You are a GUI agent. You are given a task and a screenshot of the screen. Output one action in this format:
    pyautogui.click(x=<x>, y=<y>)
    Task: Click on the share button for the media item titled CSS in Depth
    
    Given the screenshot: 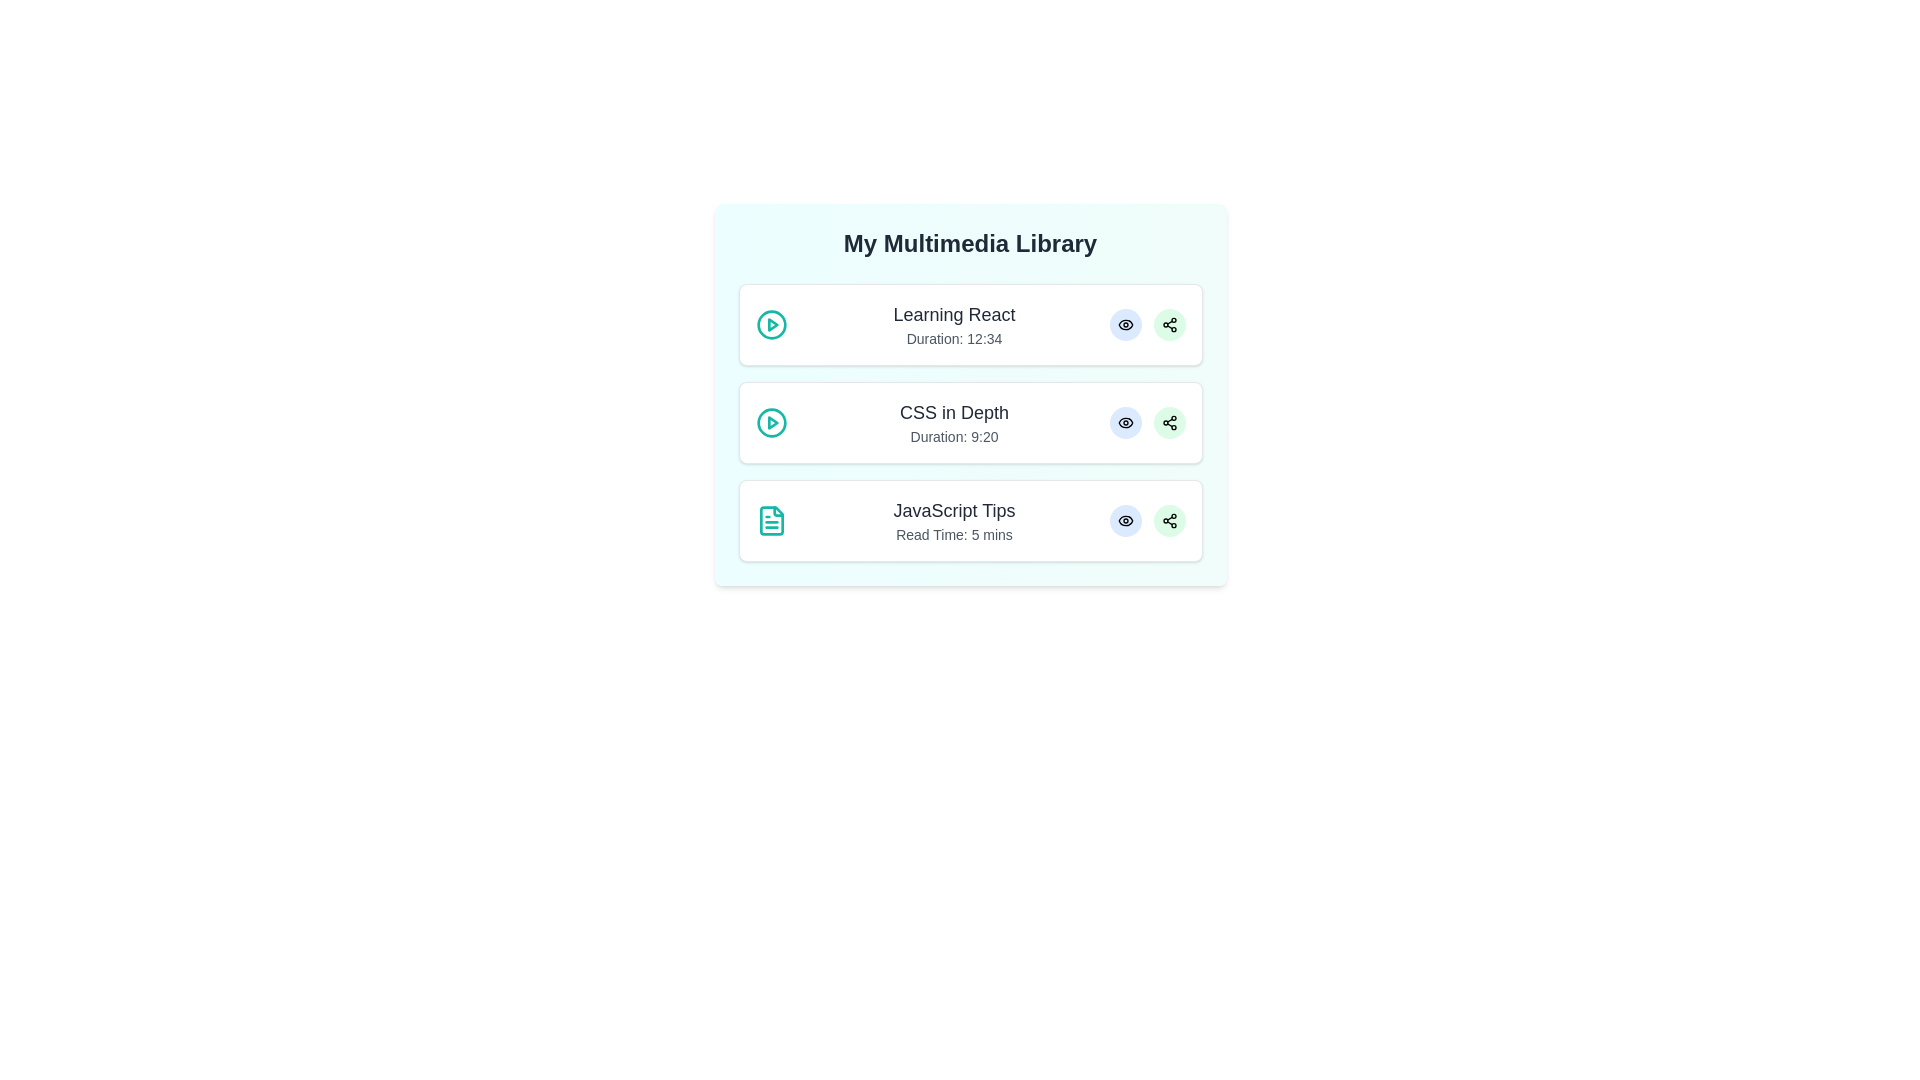 What is the action you would take?
    pyautogui.click(x=1169, y=422)
    